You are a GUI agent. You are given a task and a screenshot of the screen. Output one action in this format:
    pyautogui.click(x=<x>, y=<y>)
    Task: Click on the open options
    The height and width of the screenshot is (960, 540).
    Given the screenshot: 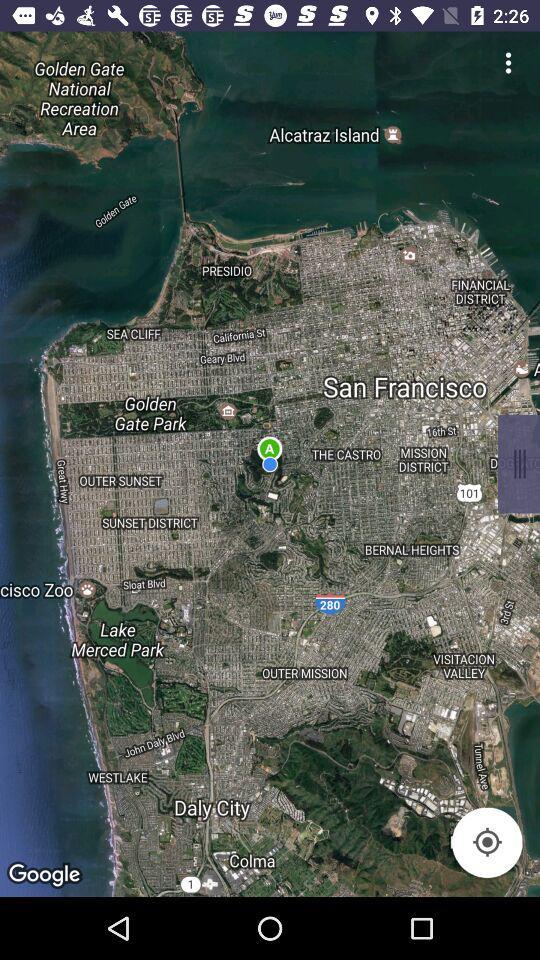 What is the action you would take?
    pyautogui.click(x=508, y=62)
    